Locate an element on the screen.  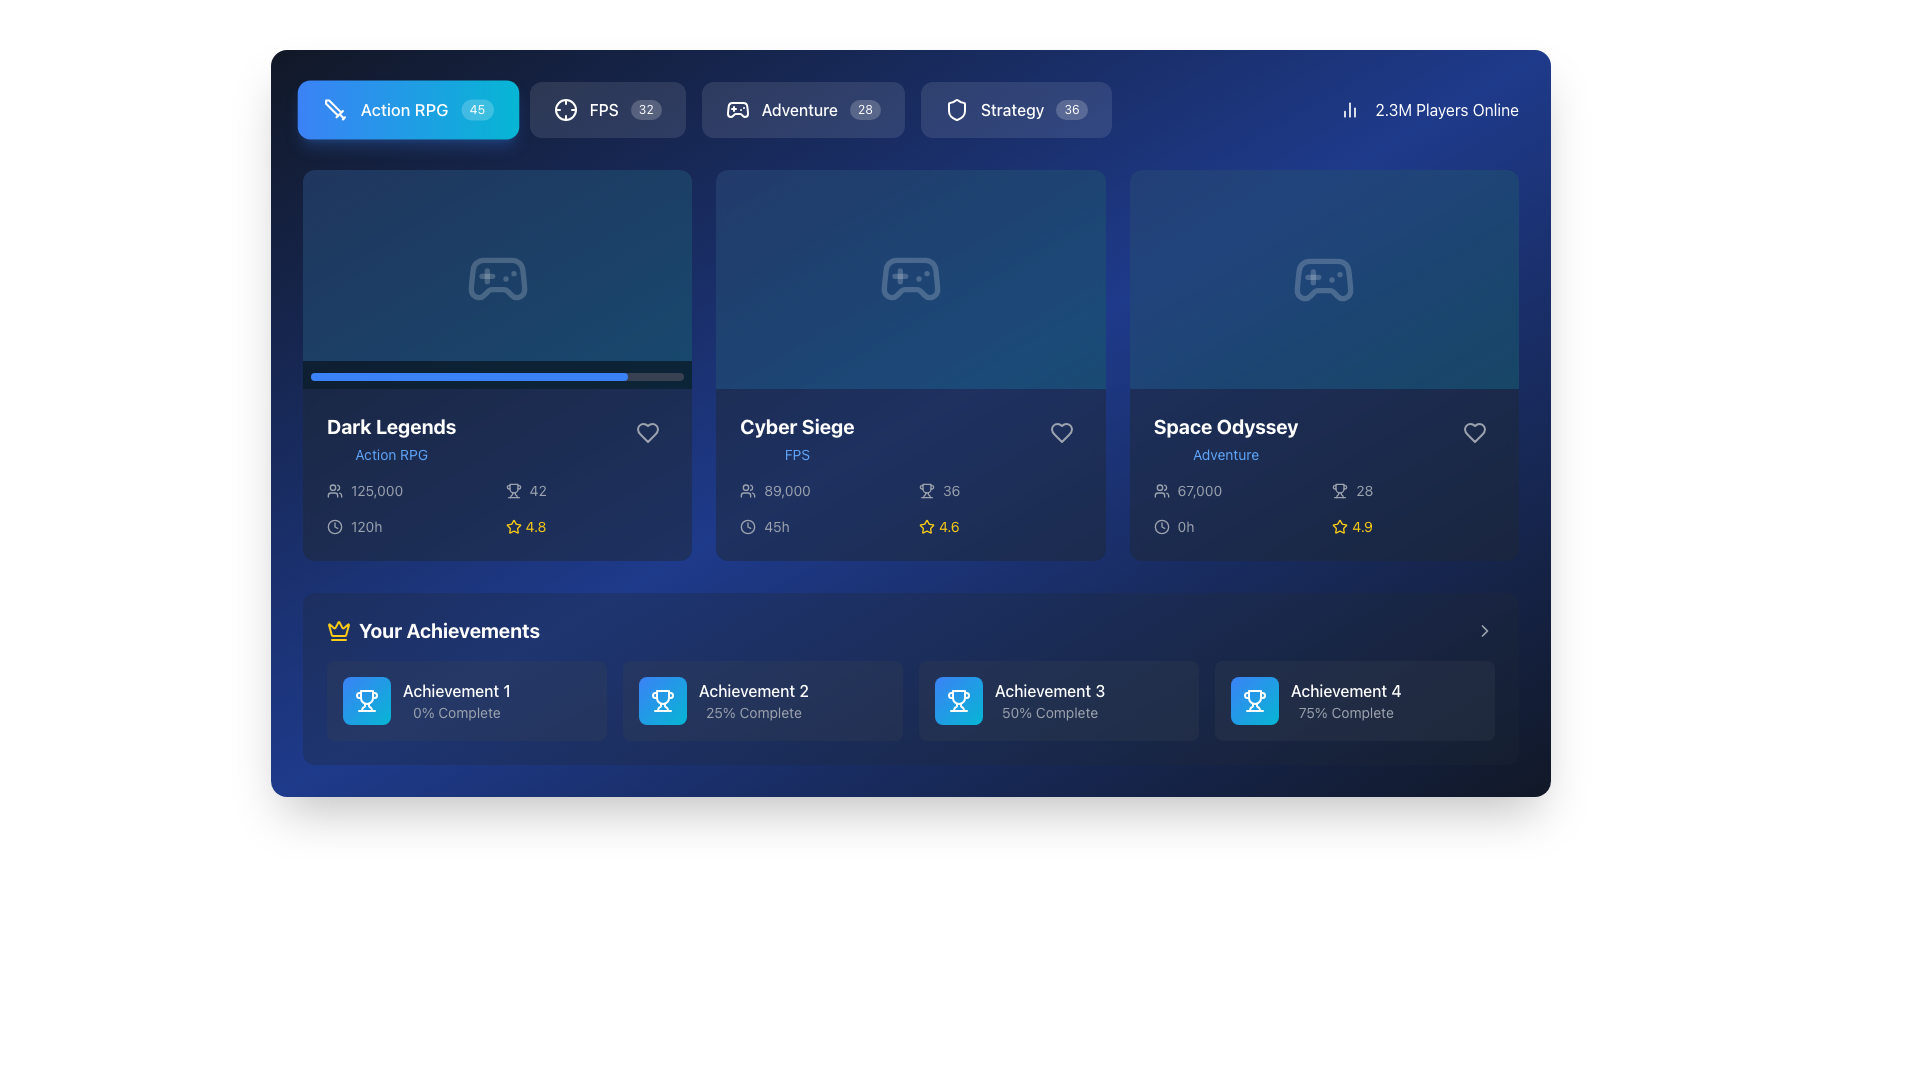
displayed text of the Informational display component labeled 'Achievement 4' with '75% Complete' in the 'Your Achievements' section is located at coordinates (1346, 700).